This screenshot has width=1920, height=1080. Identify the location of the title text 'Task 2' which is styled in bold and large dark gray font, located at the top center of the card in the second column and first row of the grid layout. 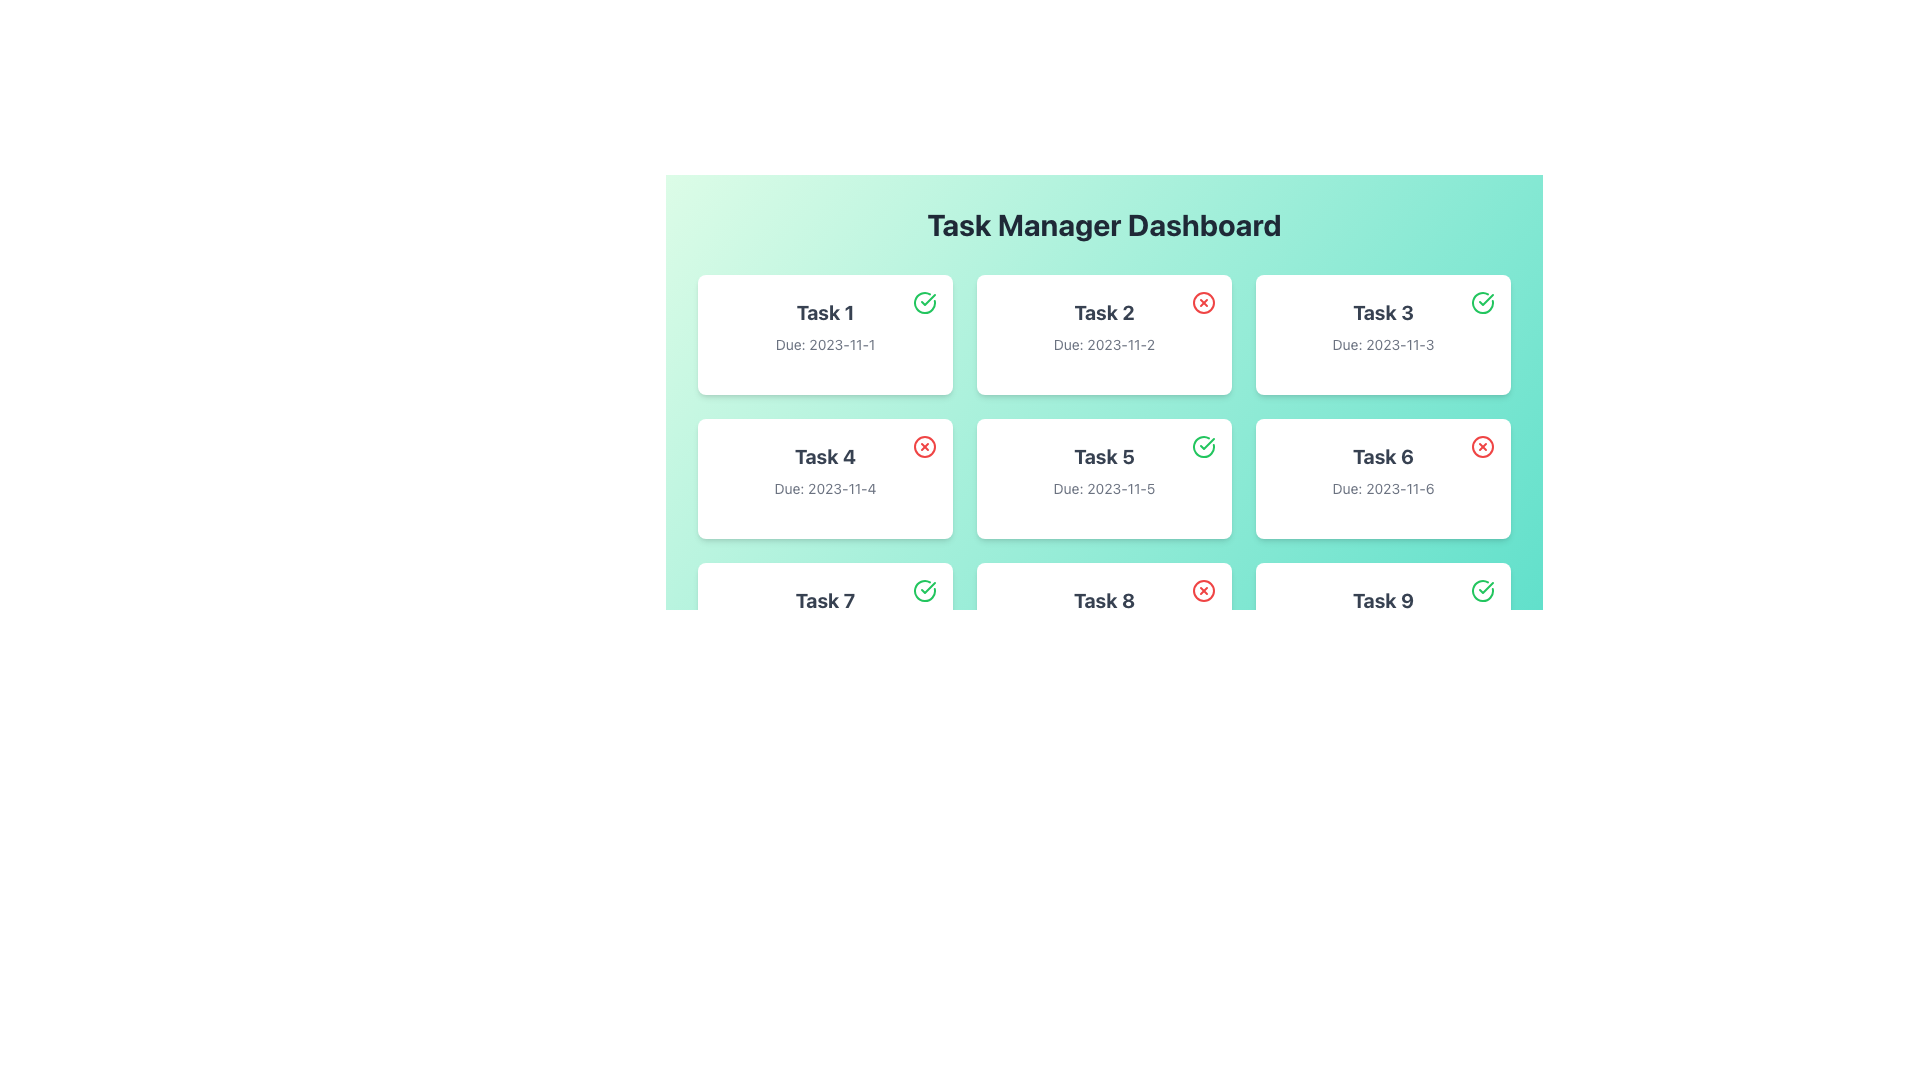
(1103, 312).